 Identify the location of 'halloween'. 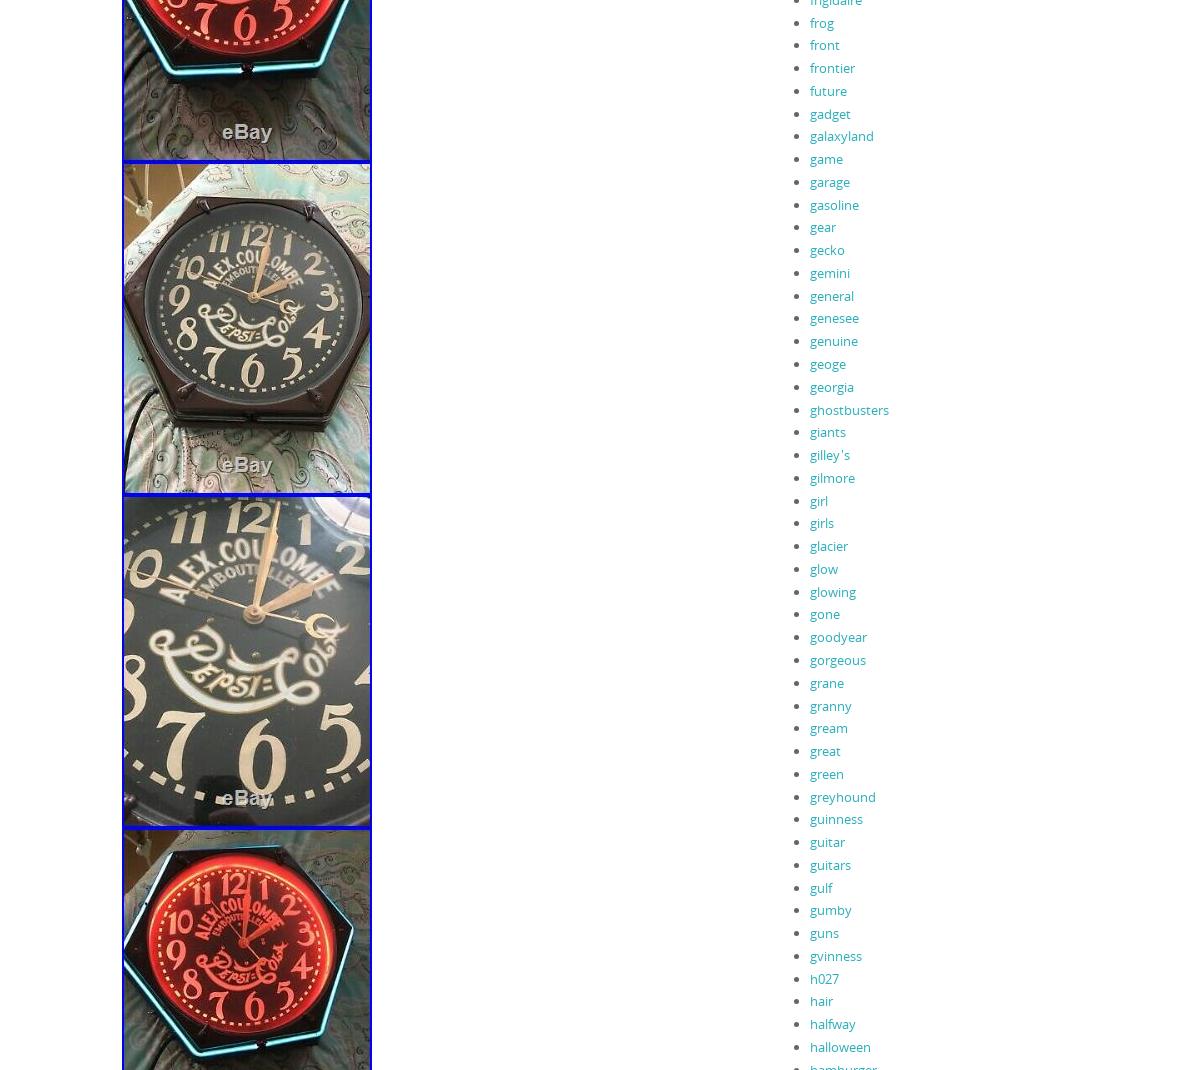
(839, 1046).